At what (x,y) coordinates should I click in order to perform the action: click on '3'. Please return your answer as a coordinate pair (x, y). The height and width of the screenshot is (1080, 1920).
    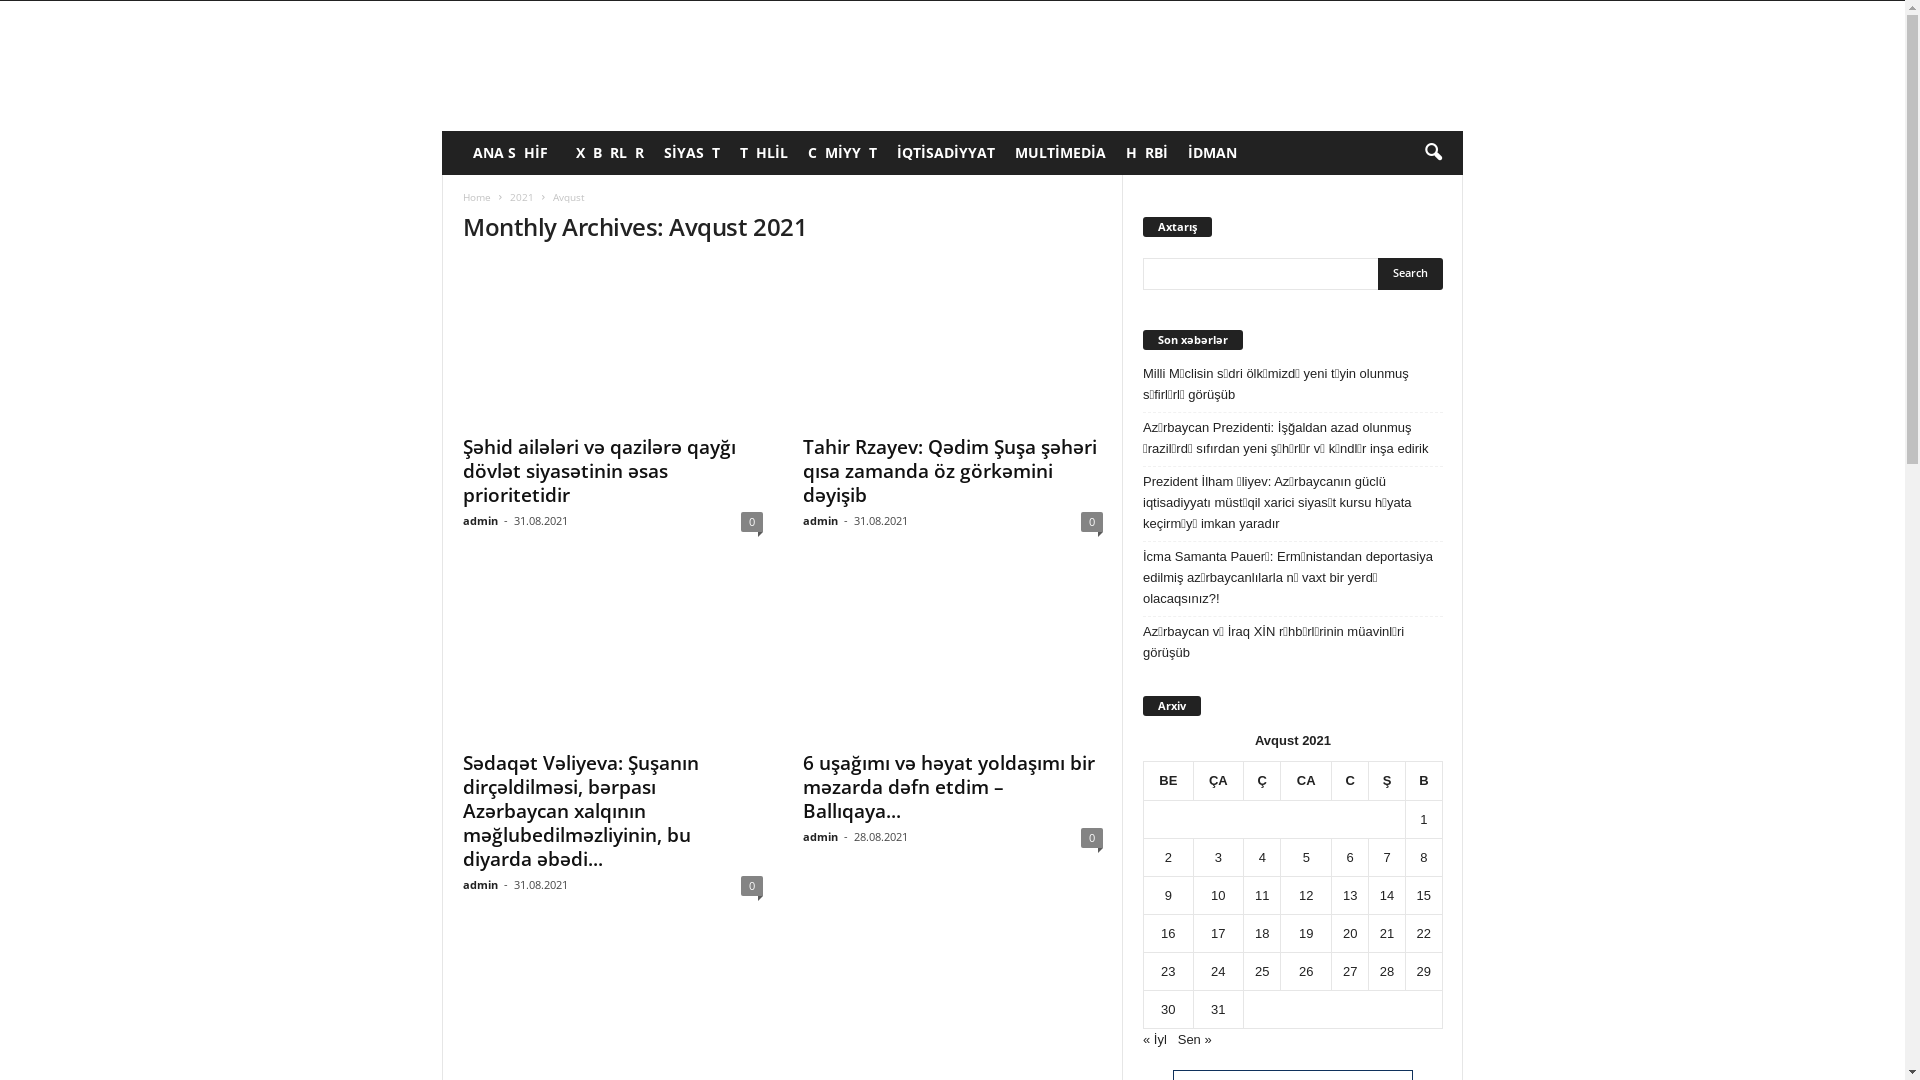
    Looking at the image, I should click on (1217, 856).